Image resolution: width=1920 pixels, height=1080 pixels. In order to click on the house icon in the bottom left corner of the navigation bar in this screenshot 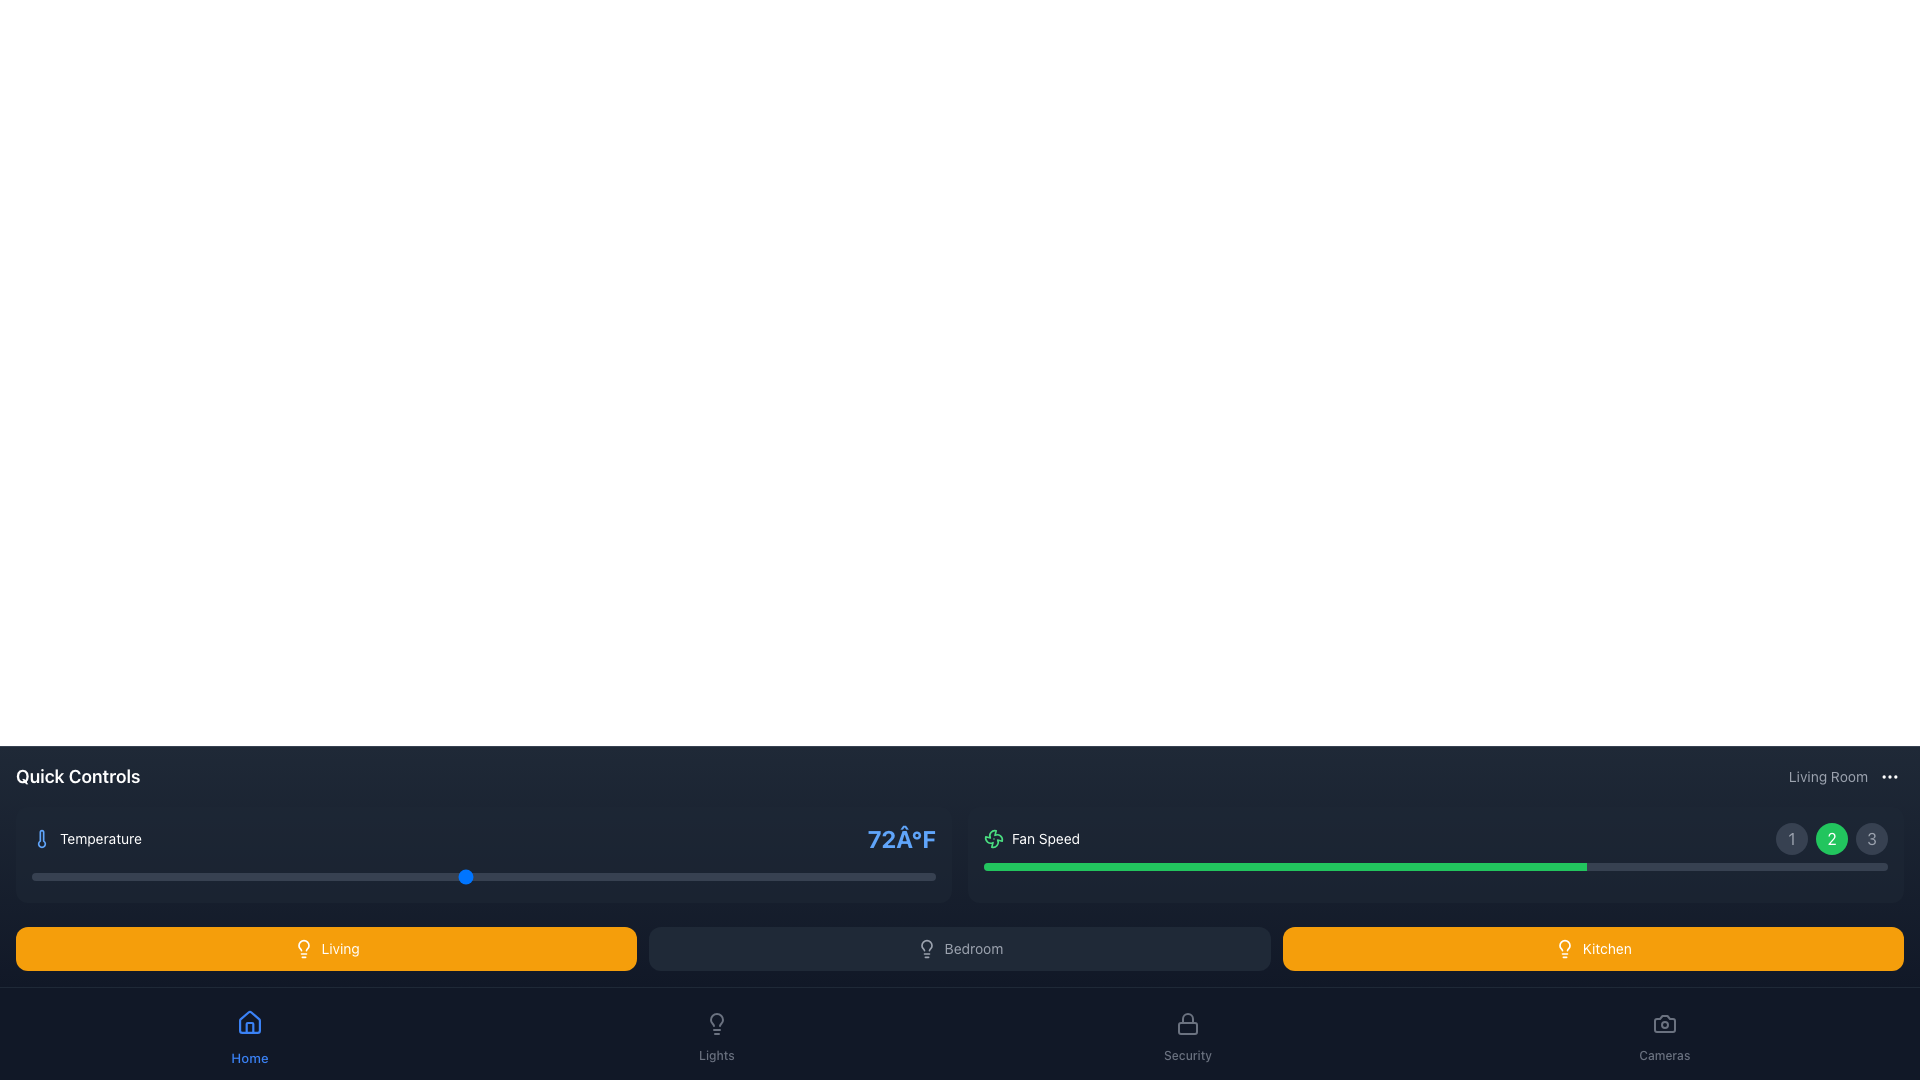, I will do `click(248, 1022)`.